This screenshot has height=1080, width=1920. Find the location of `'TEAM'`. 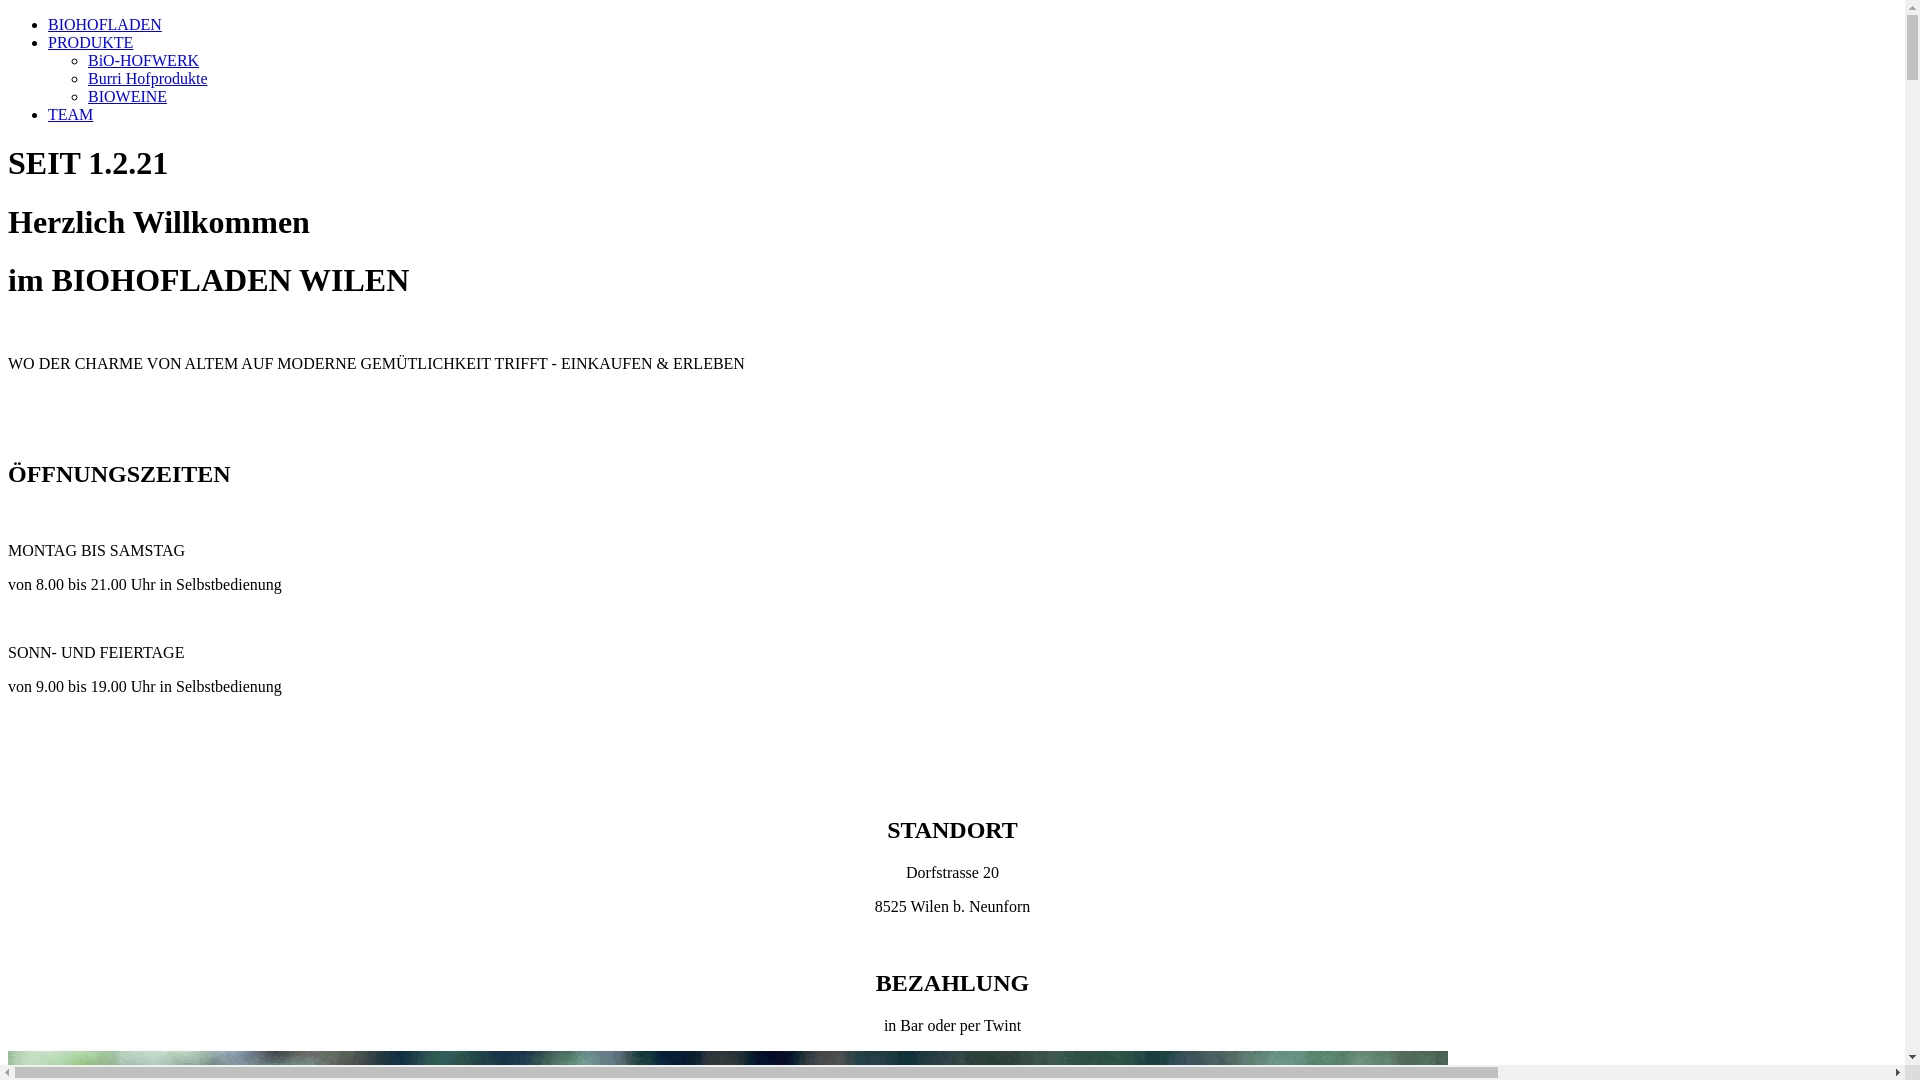

'TEAM' is located at coordinates (48, 114).